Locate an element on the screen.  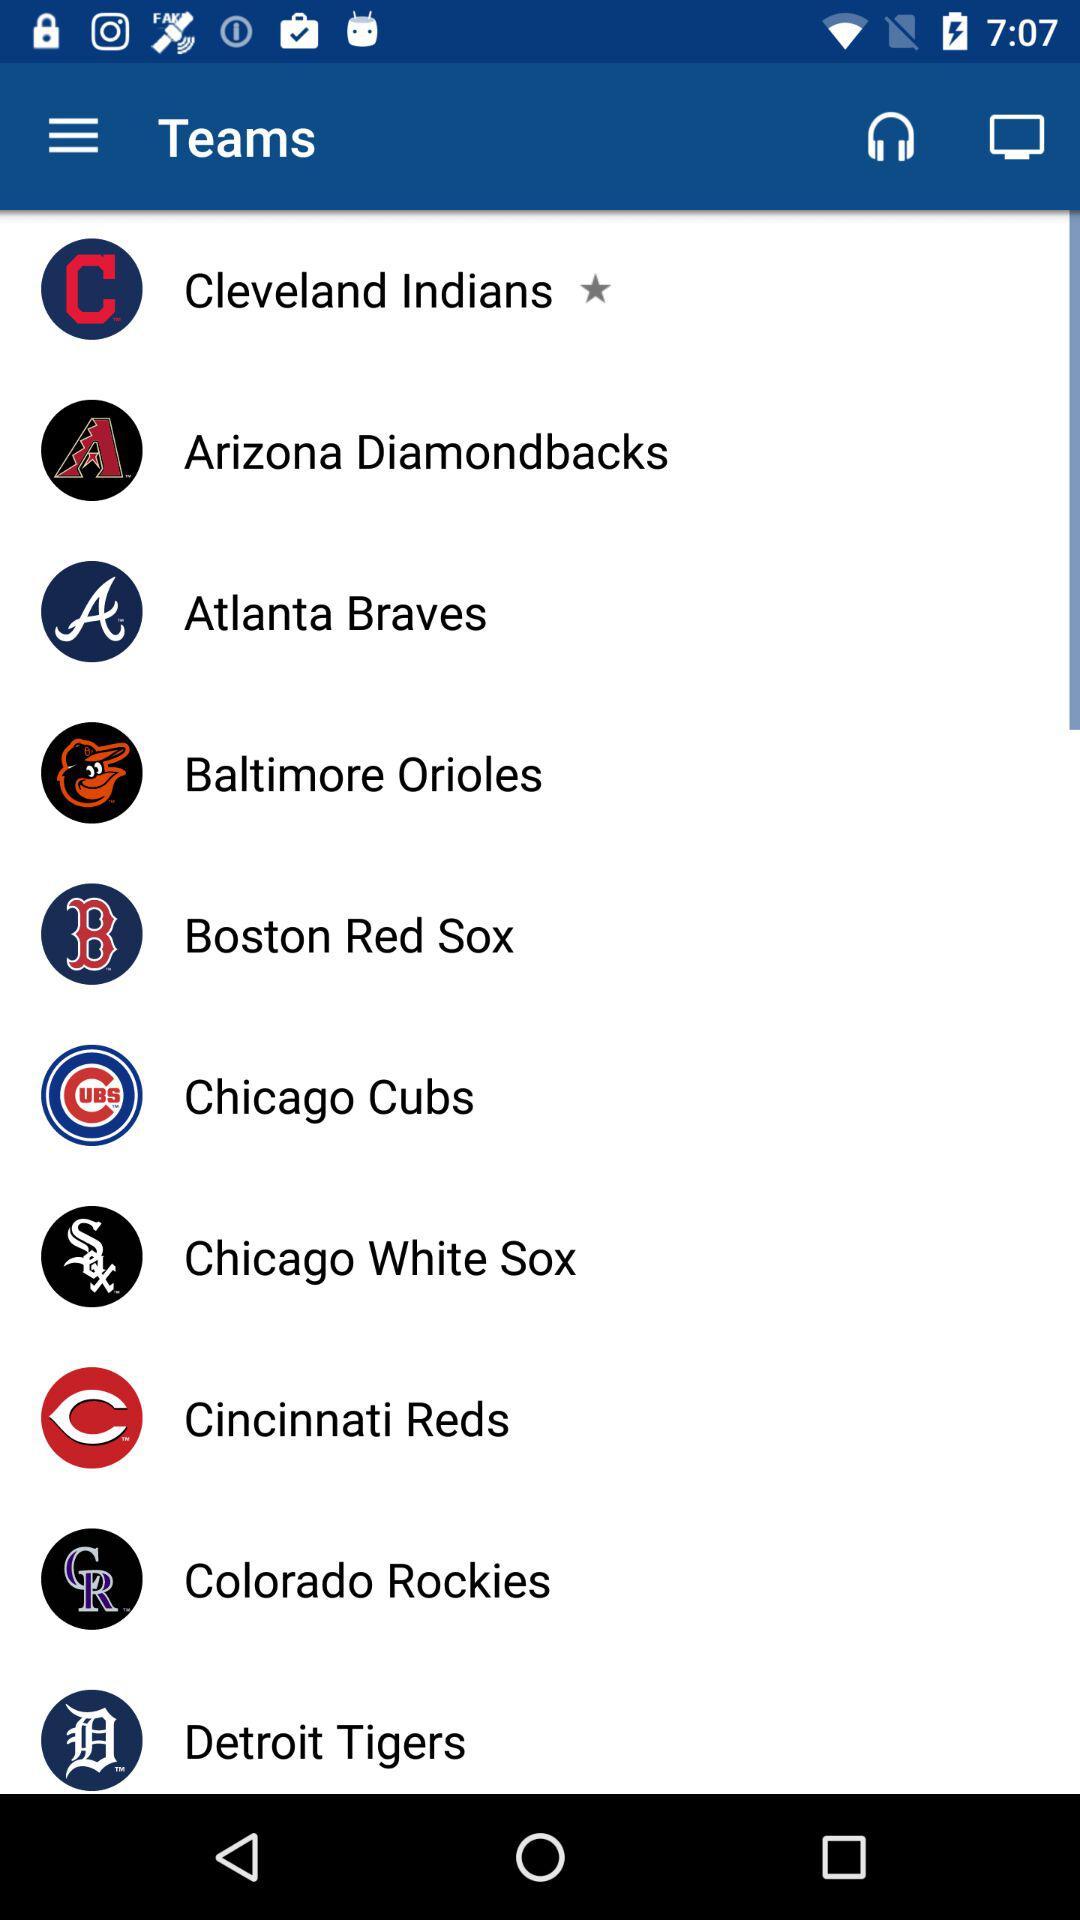
icon below baltimore orioles item is located at coordinates (348, 933).